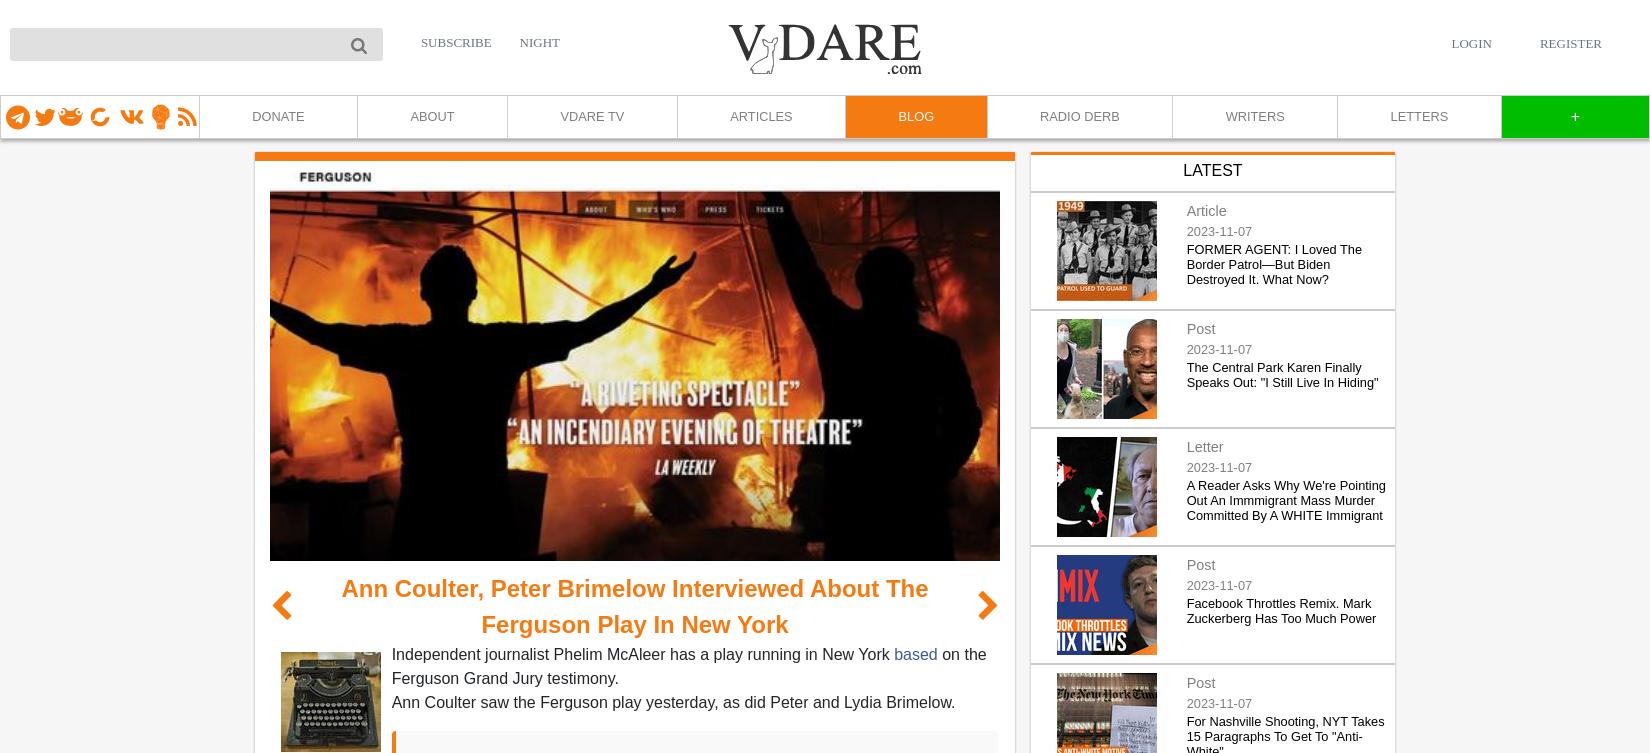 Image resolution: width=1650 pixels, height=753 pixels. What do you see at coordinates (1212, 168) in the screenshot?
I see `'LATEST'` at bounding box center [1212, 168].